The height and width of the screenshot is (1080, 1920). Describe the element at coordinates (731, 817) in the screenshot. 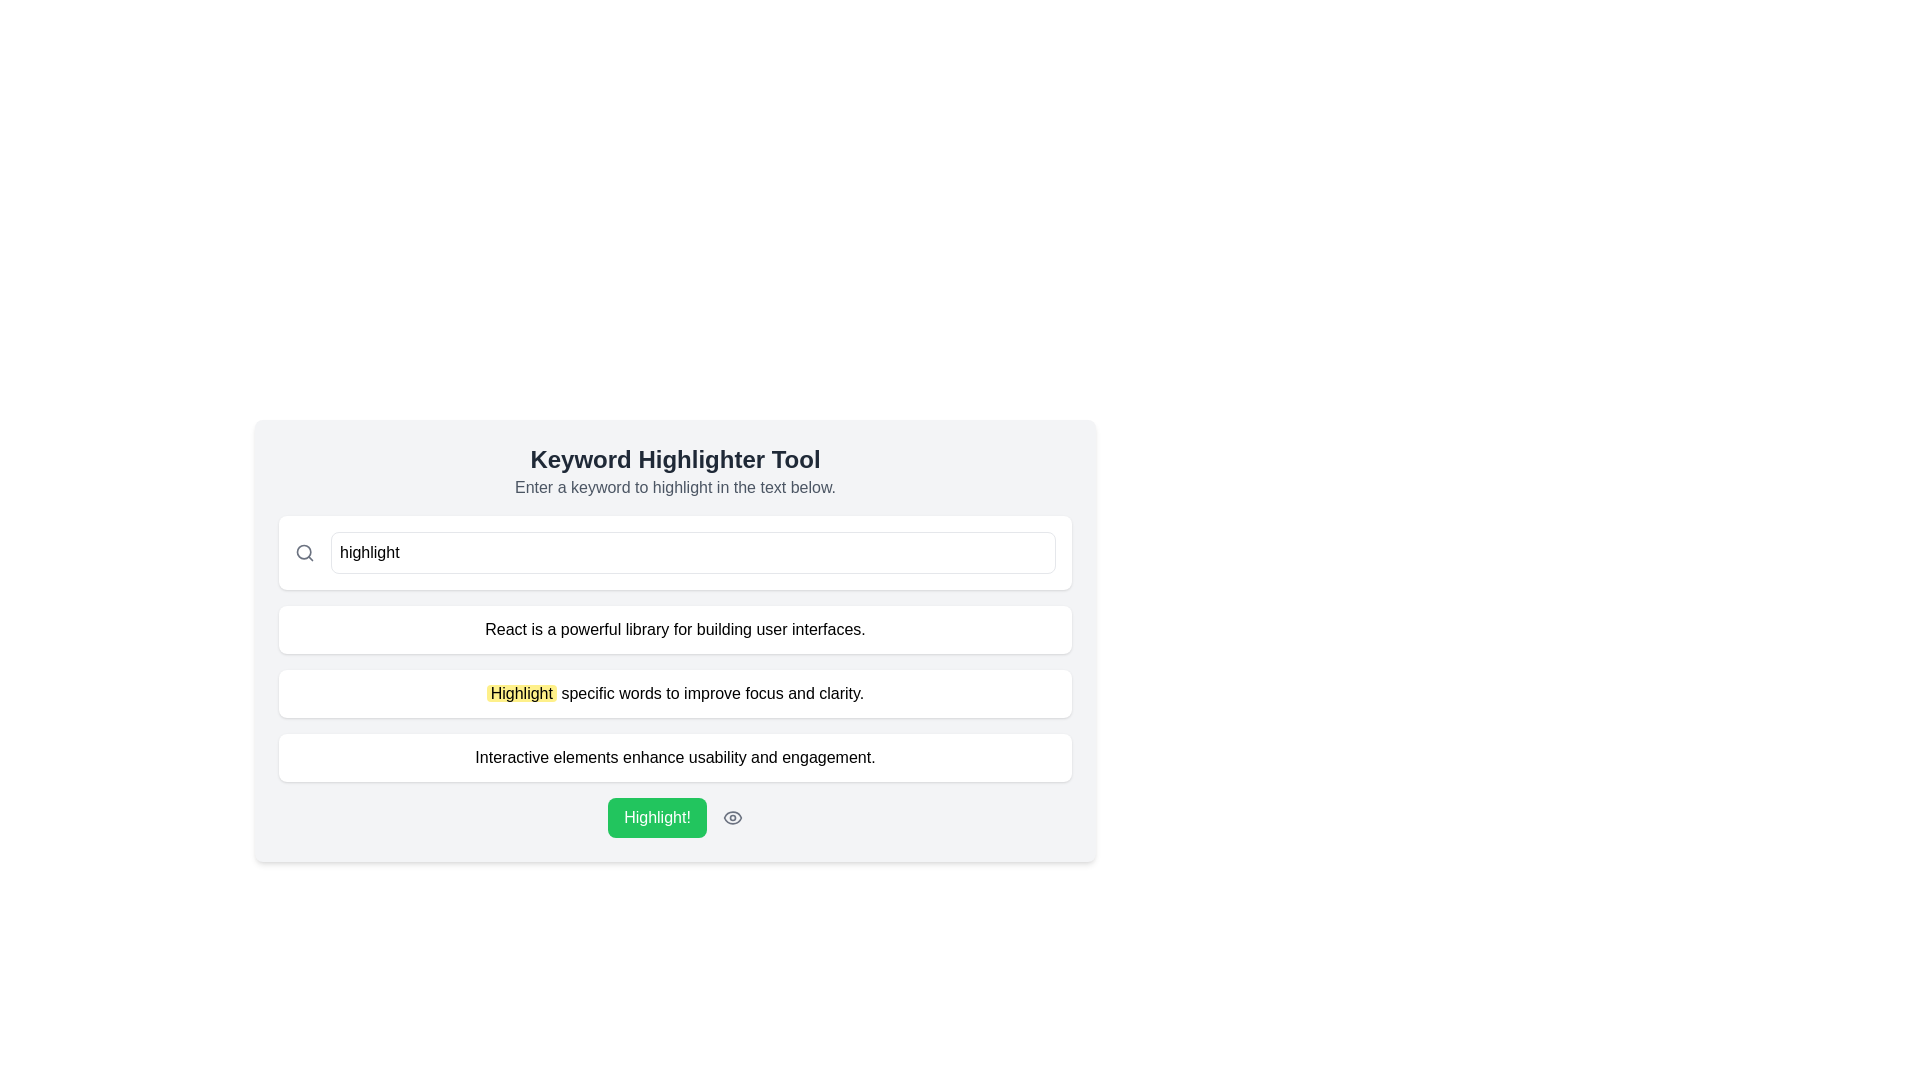

I see `the visibility toggle icon located to the right of the 'Highlight!' button` at that location.